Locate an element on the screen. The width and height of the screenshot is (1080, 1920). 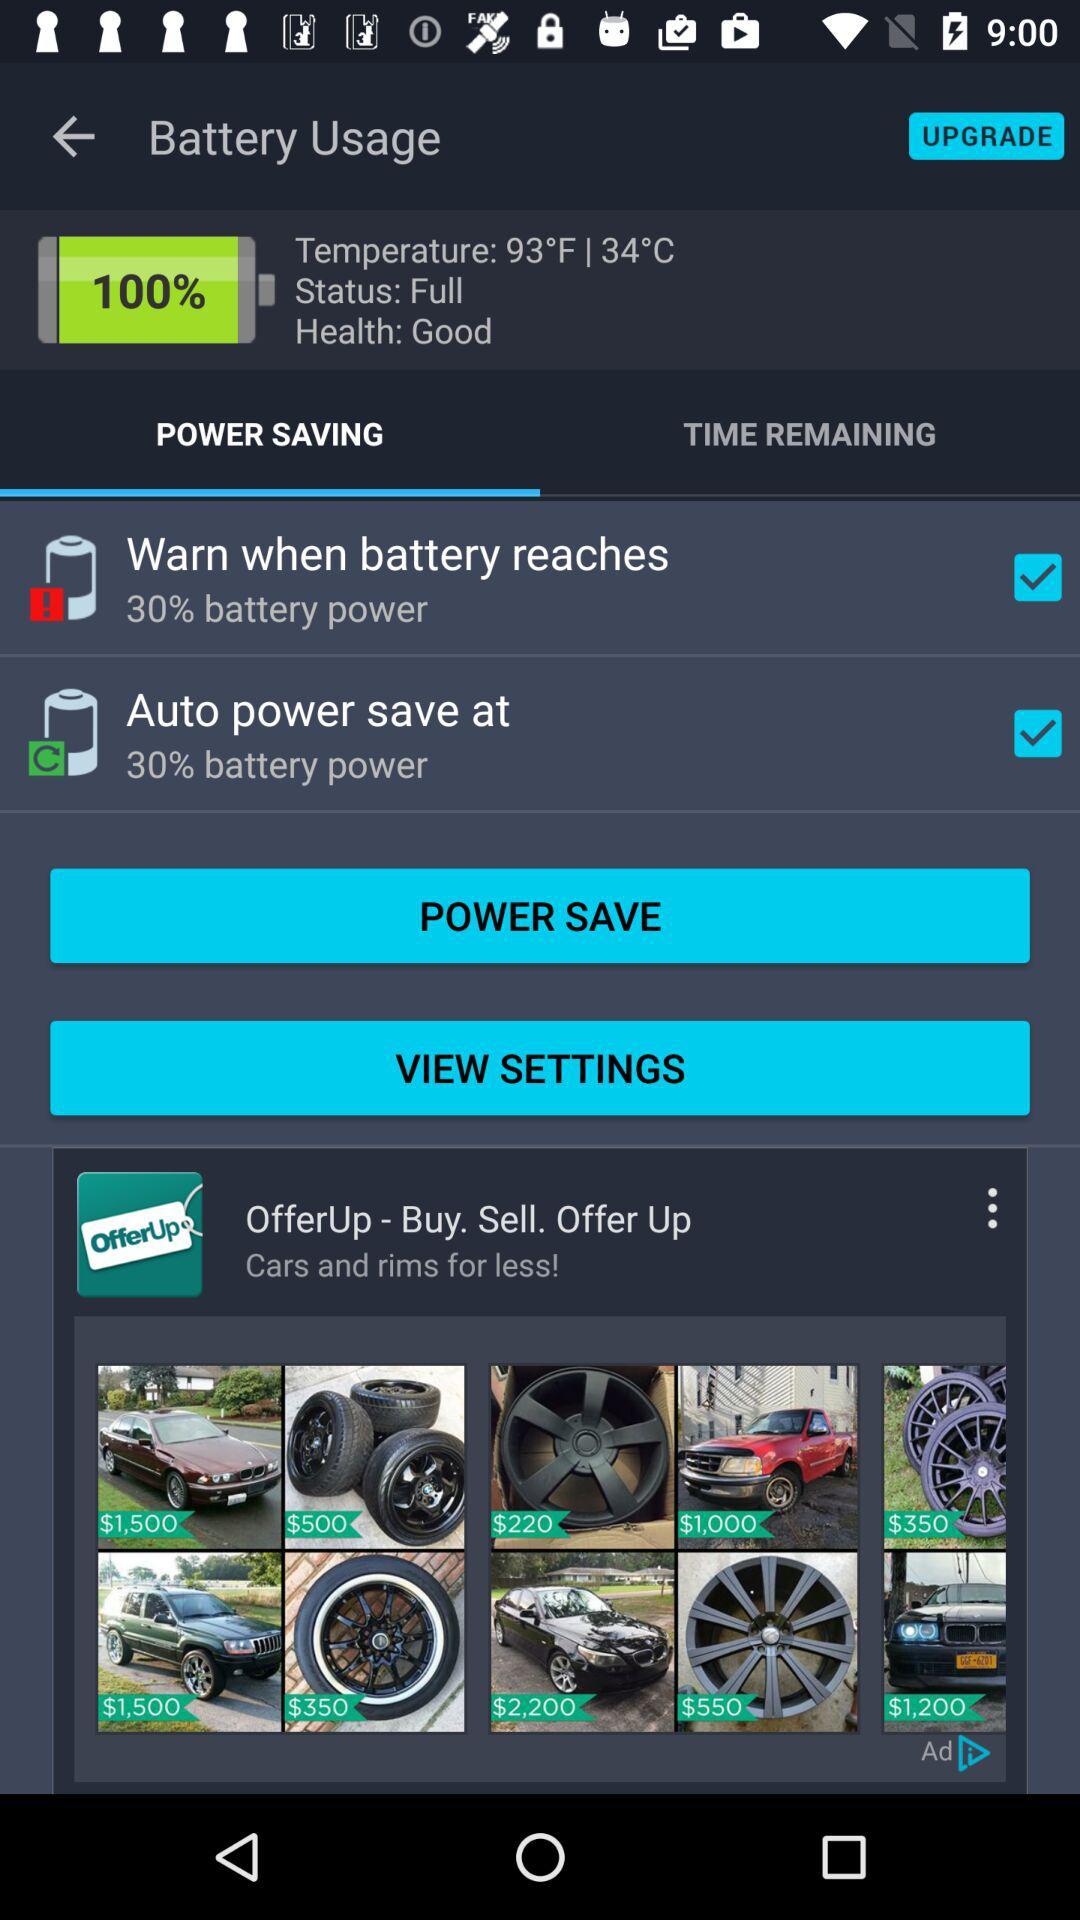
the item at the bottom left corner is located at coordinates (281, 1547).